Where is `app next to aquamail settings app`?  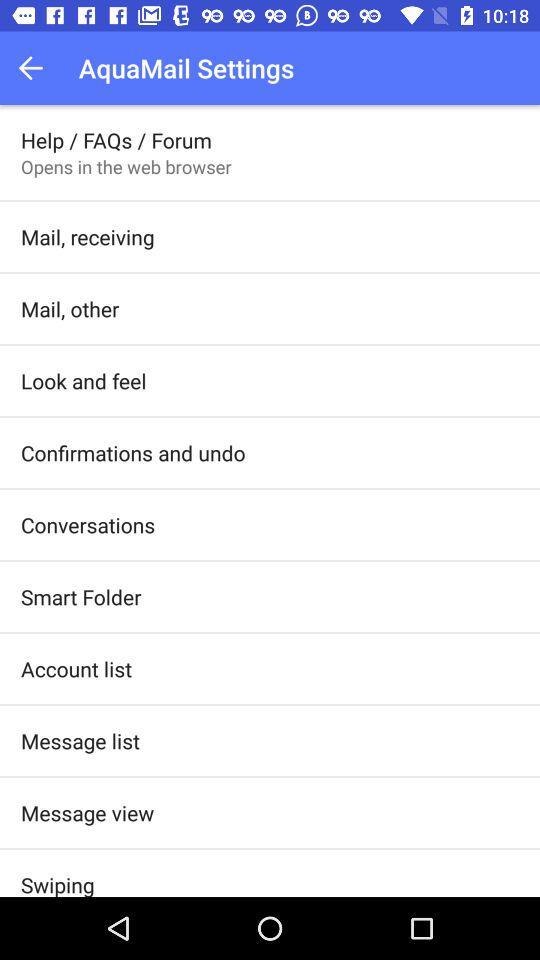 app next to aquamail settings app is located at coordinates (36, 68).